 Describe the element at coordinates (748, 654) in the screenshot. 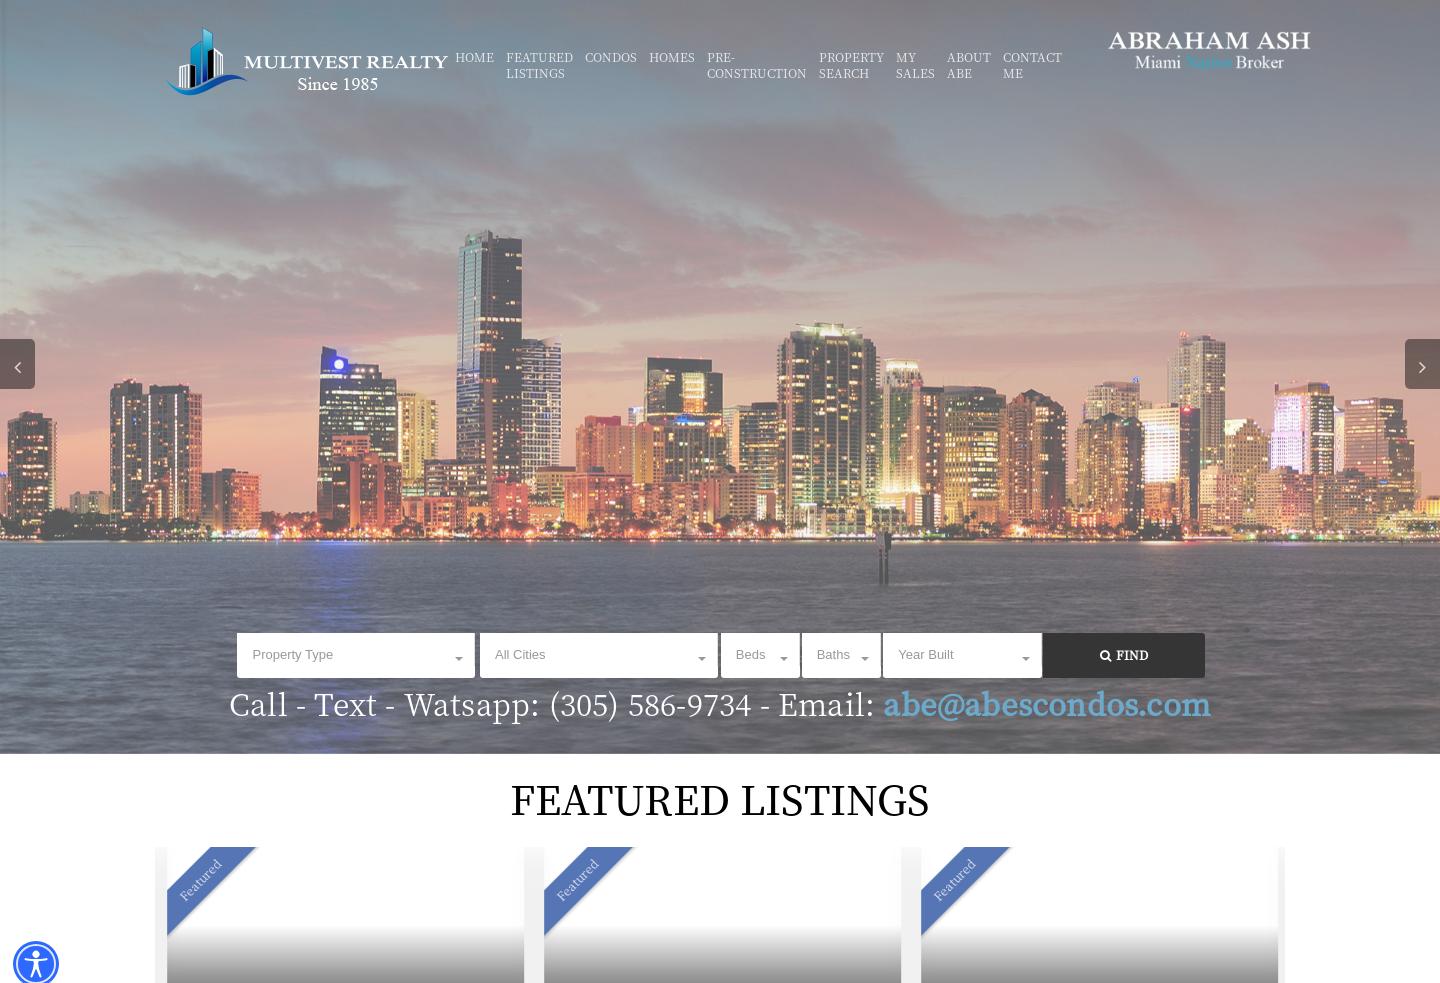

I see `'Beds'` at that location.